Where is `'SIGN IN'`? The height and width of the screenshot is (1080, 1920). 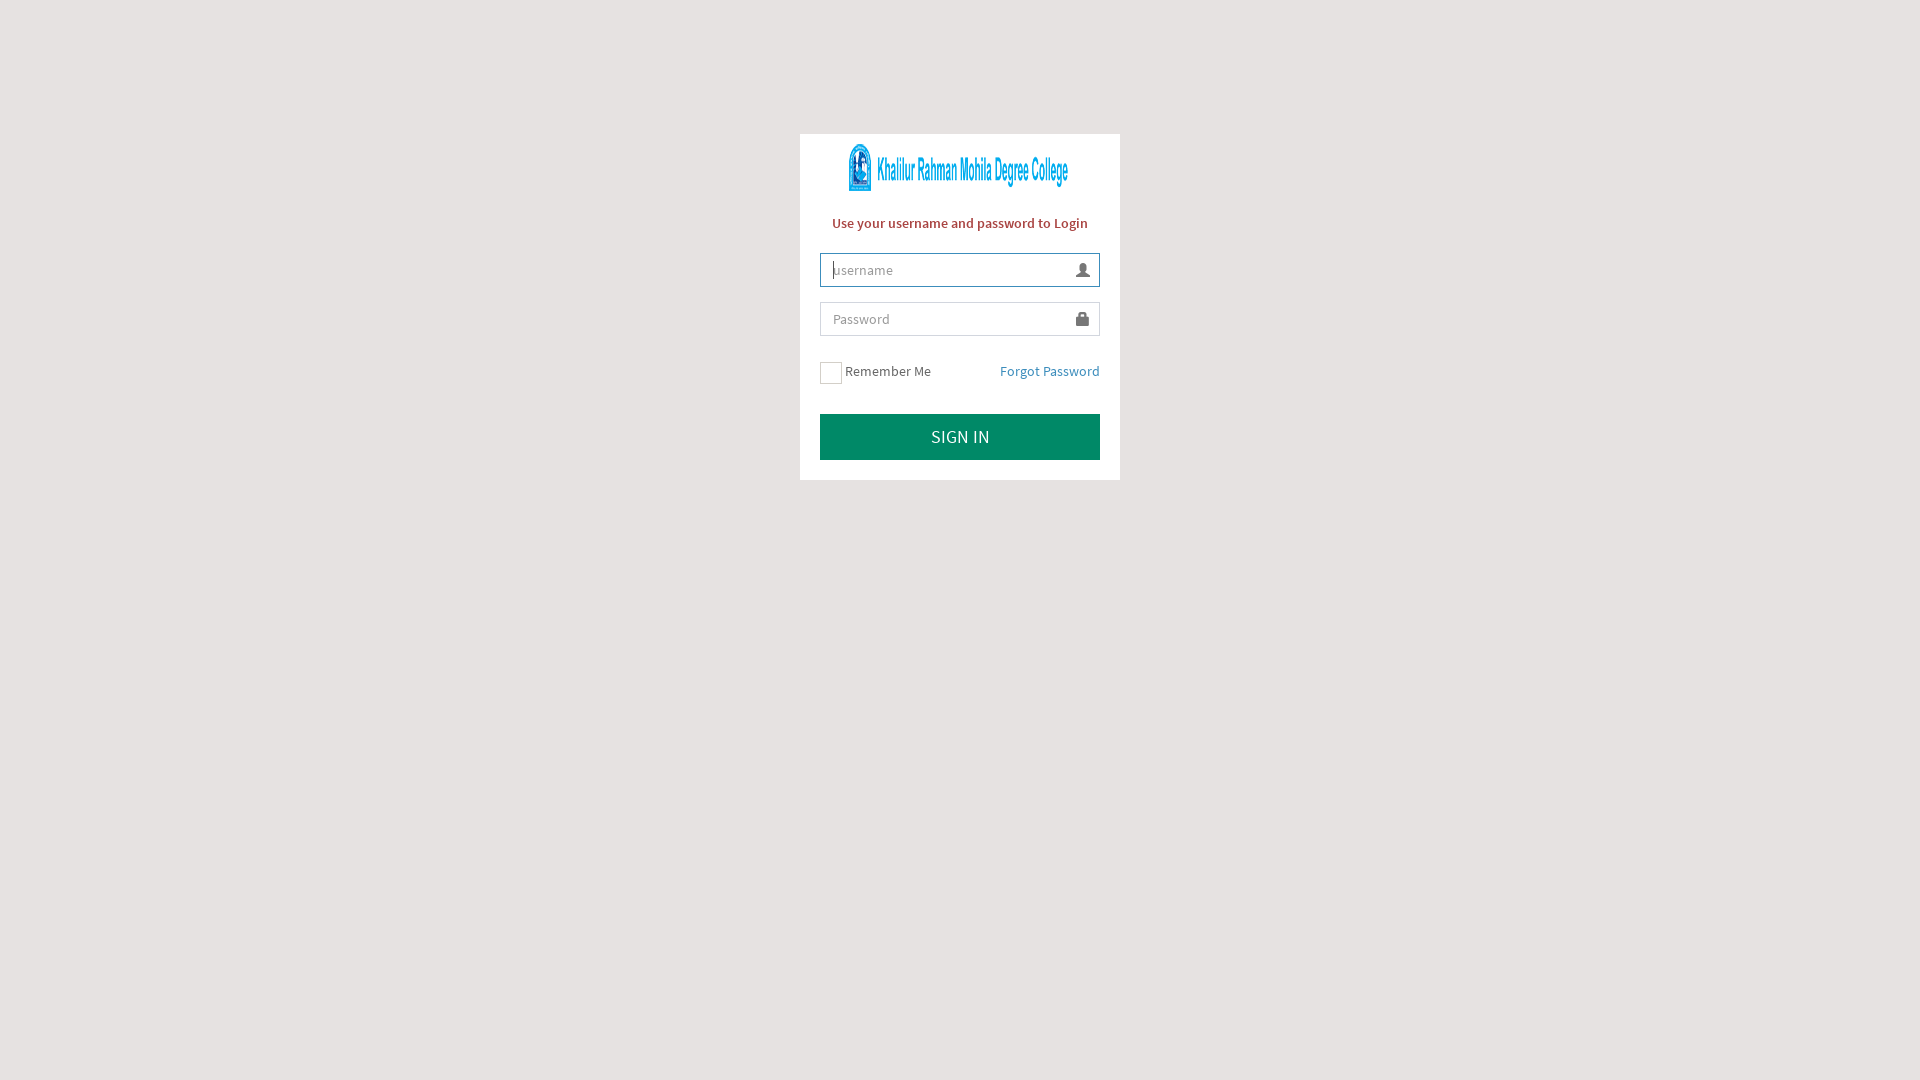
'SIGN IN' is located at coordinates (820, 435).